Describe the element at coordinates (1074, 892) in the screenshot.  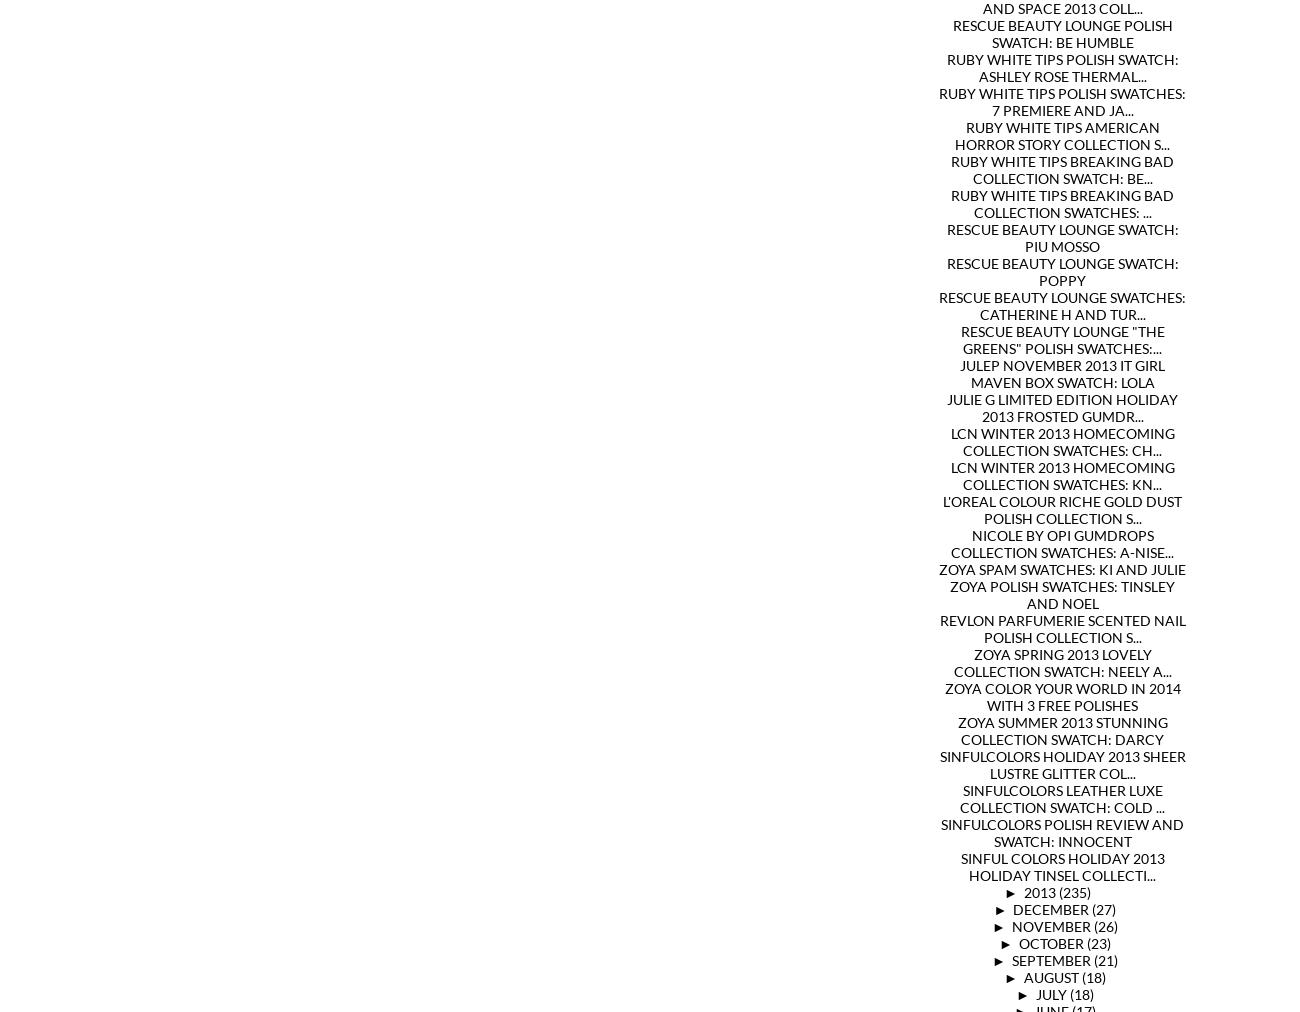
I see `'(235)'` at that location.